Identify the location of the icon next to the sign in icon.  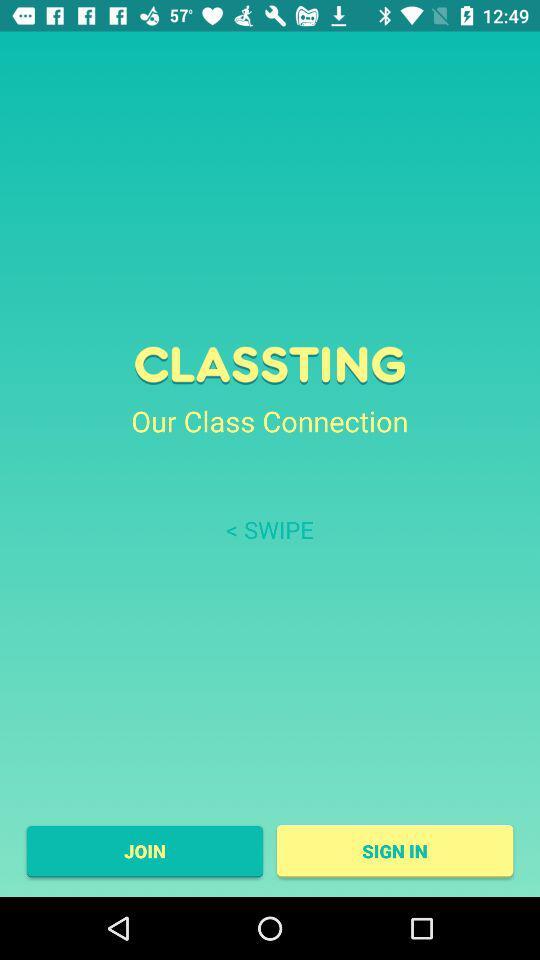
(143, 850).